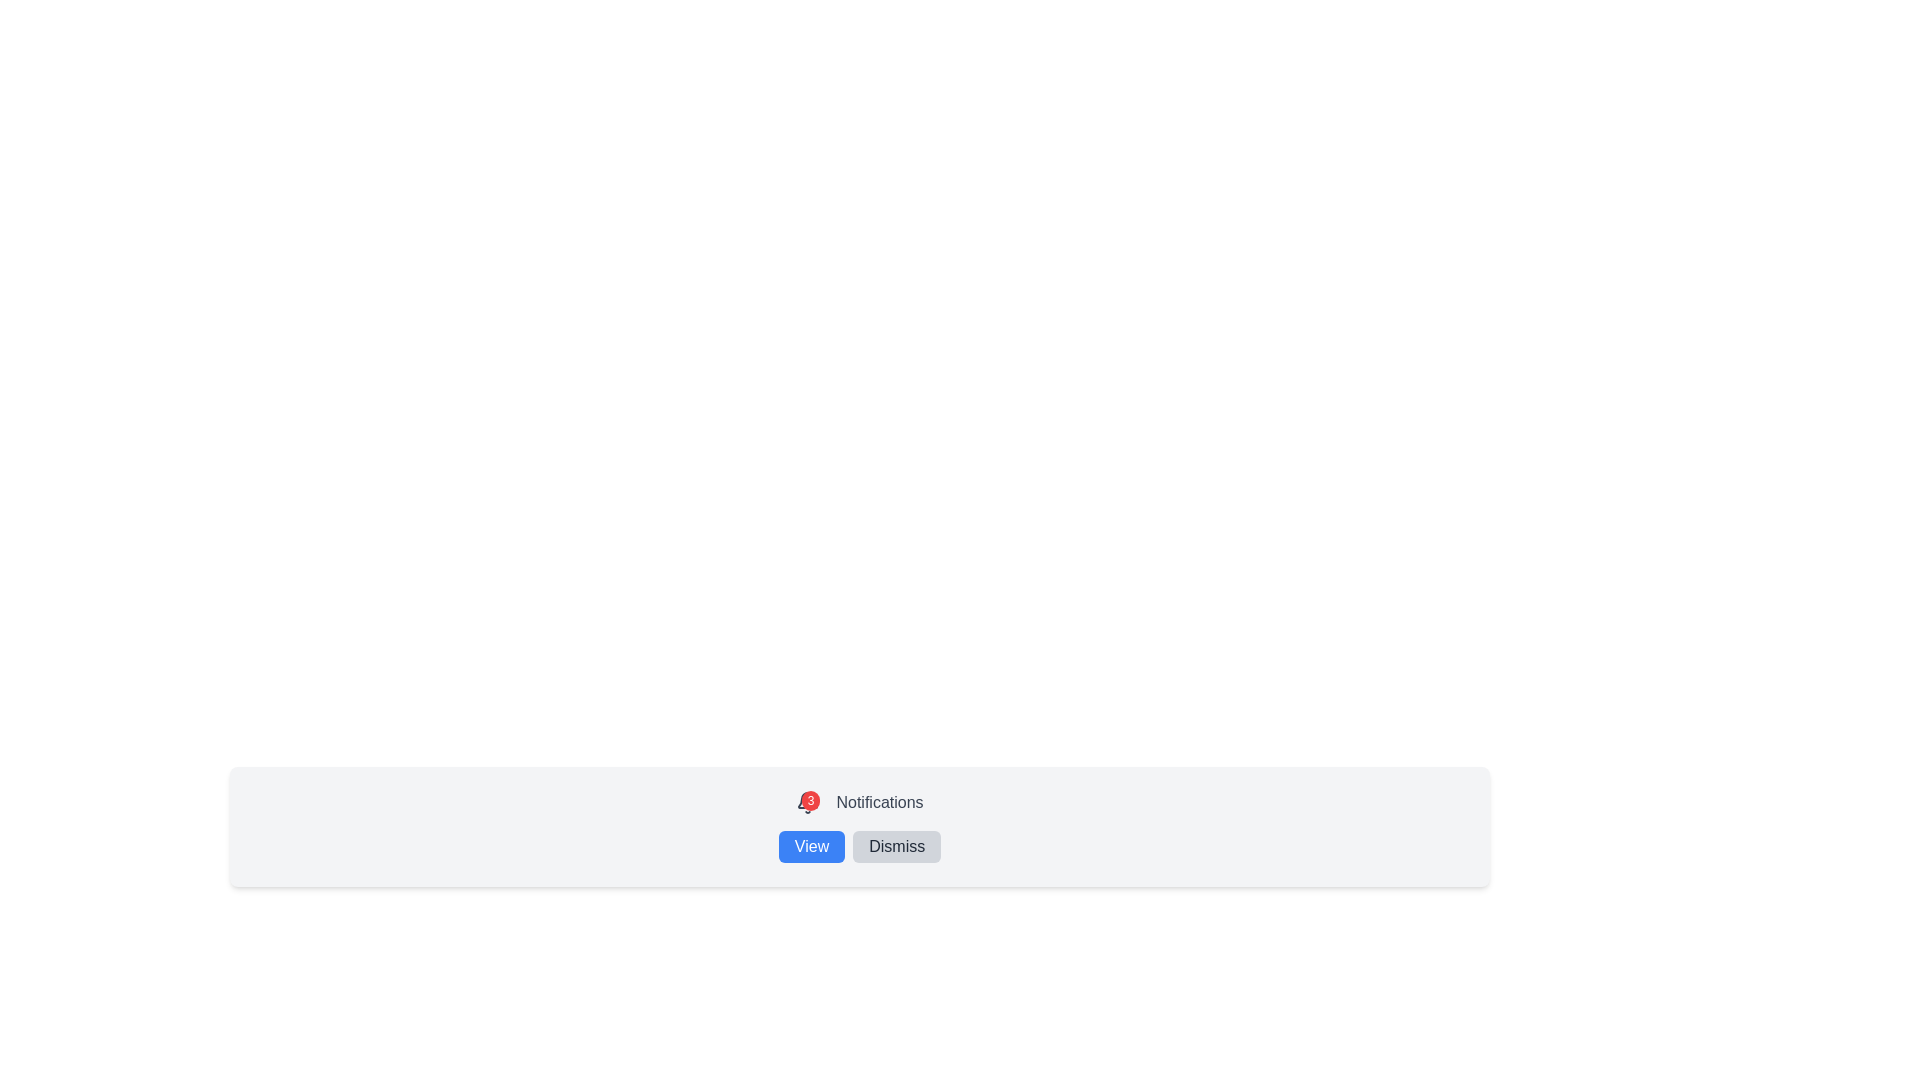 Image resolution: width=1920 pixels, height=1080 pixels. I want to click on the 'Dismiss' button, which is a rectangular button with a light gray background and a rounded border, located to the right of the 'View' button in the lower section of the UI, so click(896, 847).